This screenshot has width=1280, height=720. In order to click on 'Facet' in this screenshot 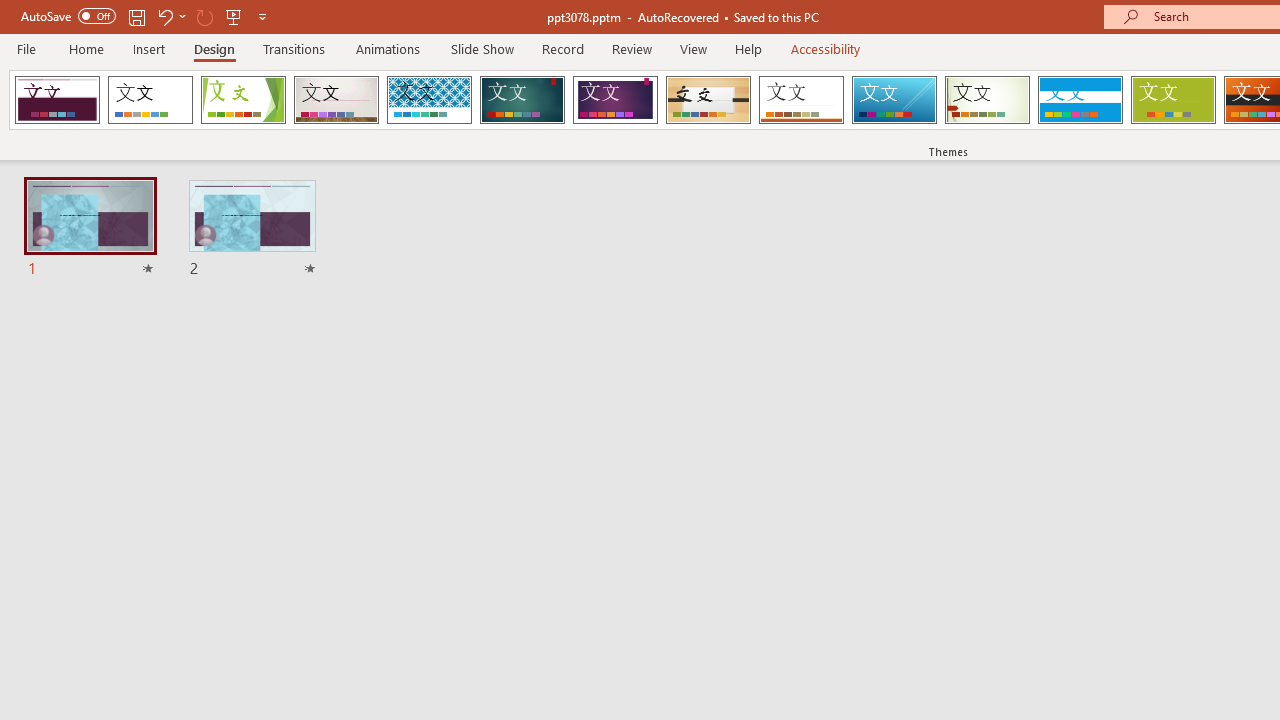, I will do `click(242, 100)`.